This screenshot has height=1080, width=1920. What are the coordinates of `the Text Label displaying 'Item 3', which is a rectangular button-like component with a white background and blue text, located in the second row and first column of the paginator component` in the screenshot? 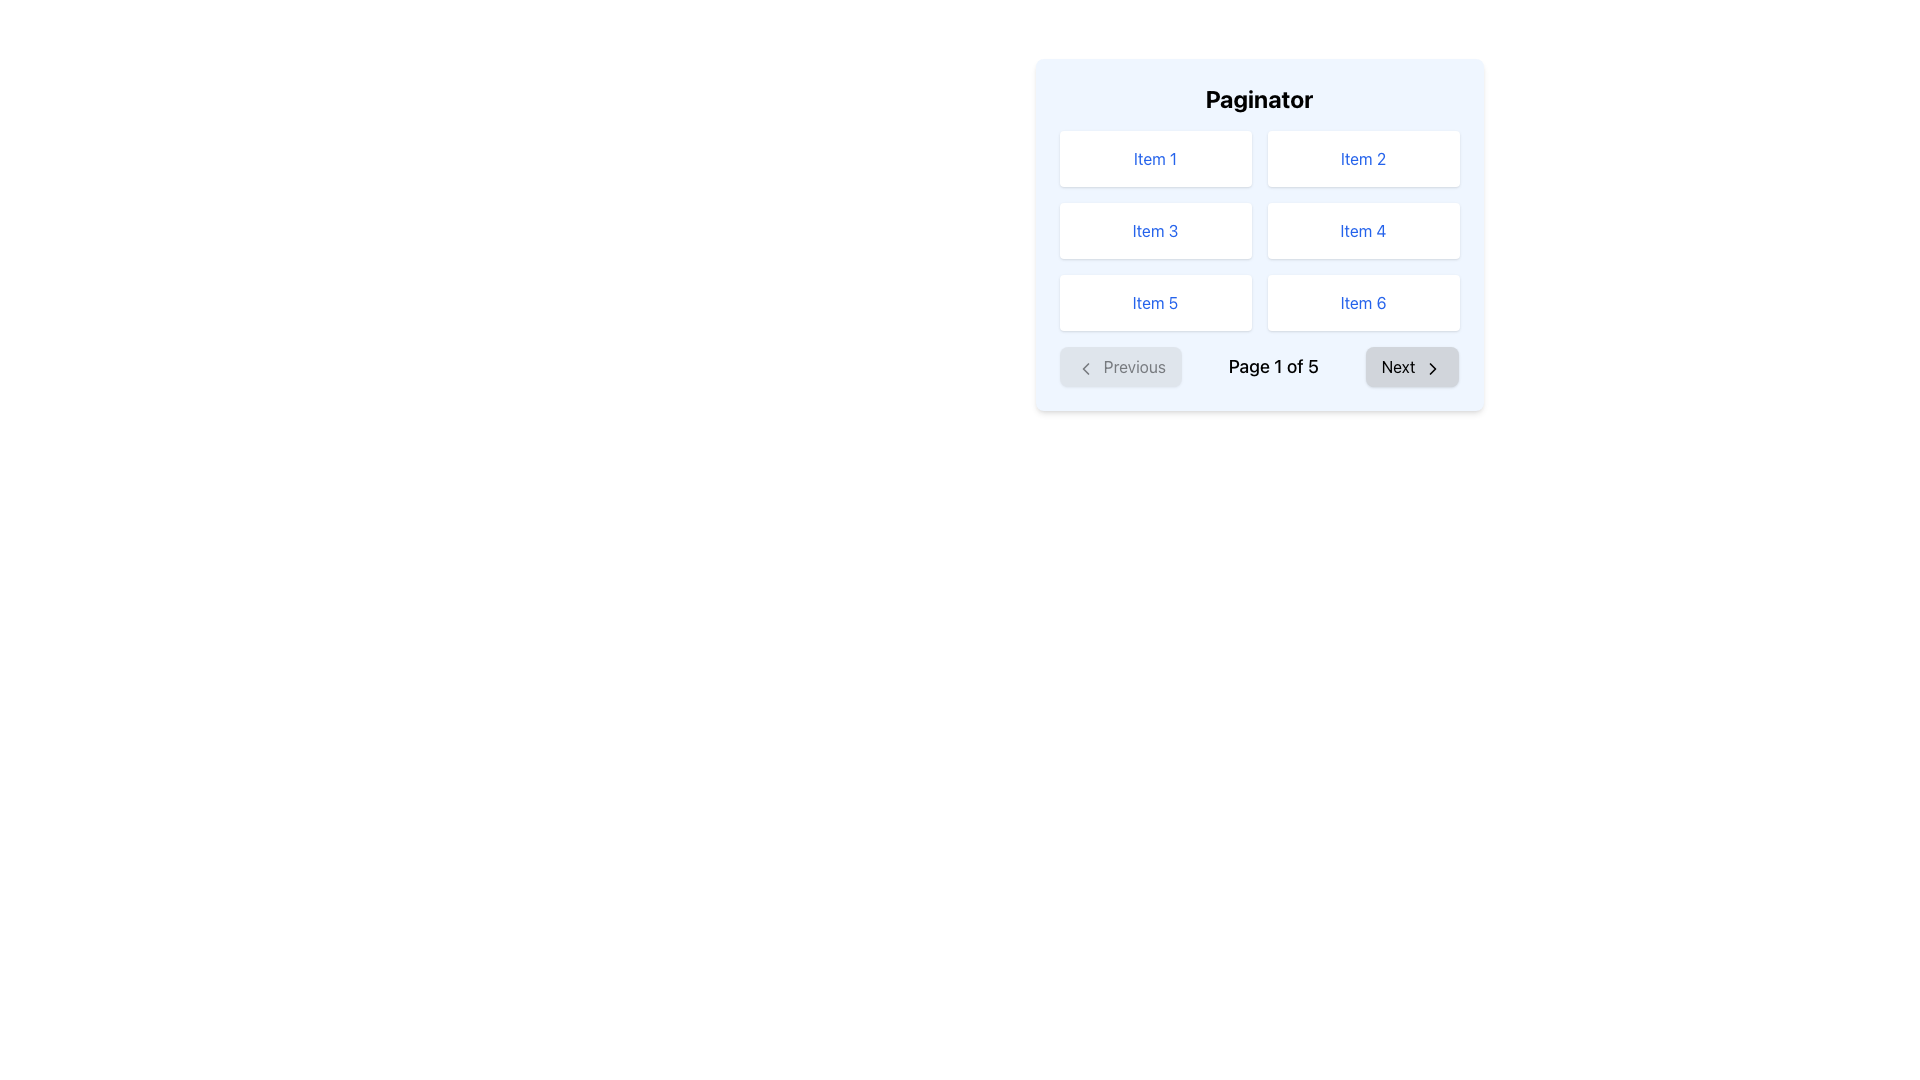 It's located at (1155, 230).